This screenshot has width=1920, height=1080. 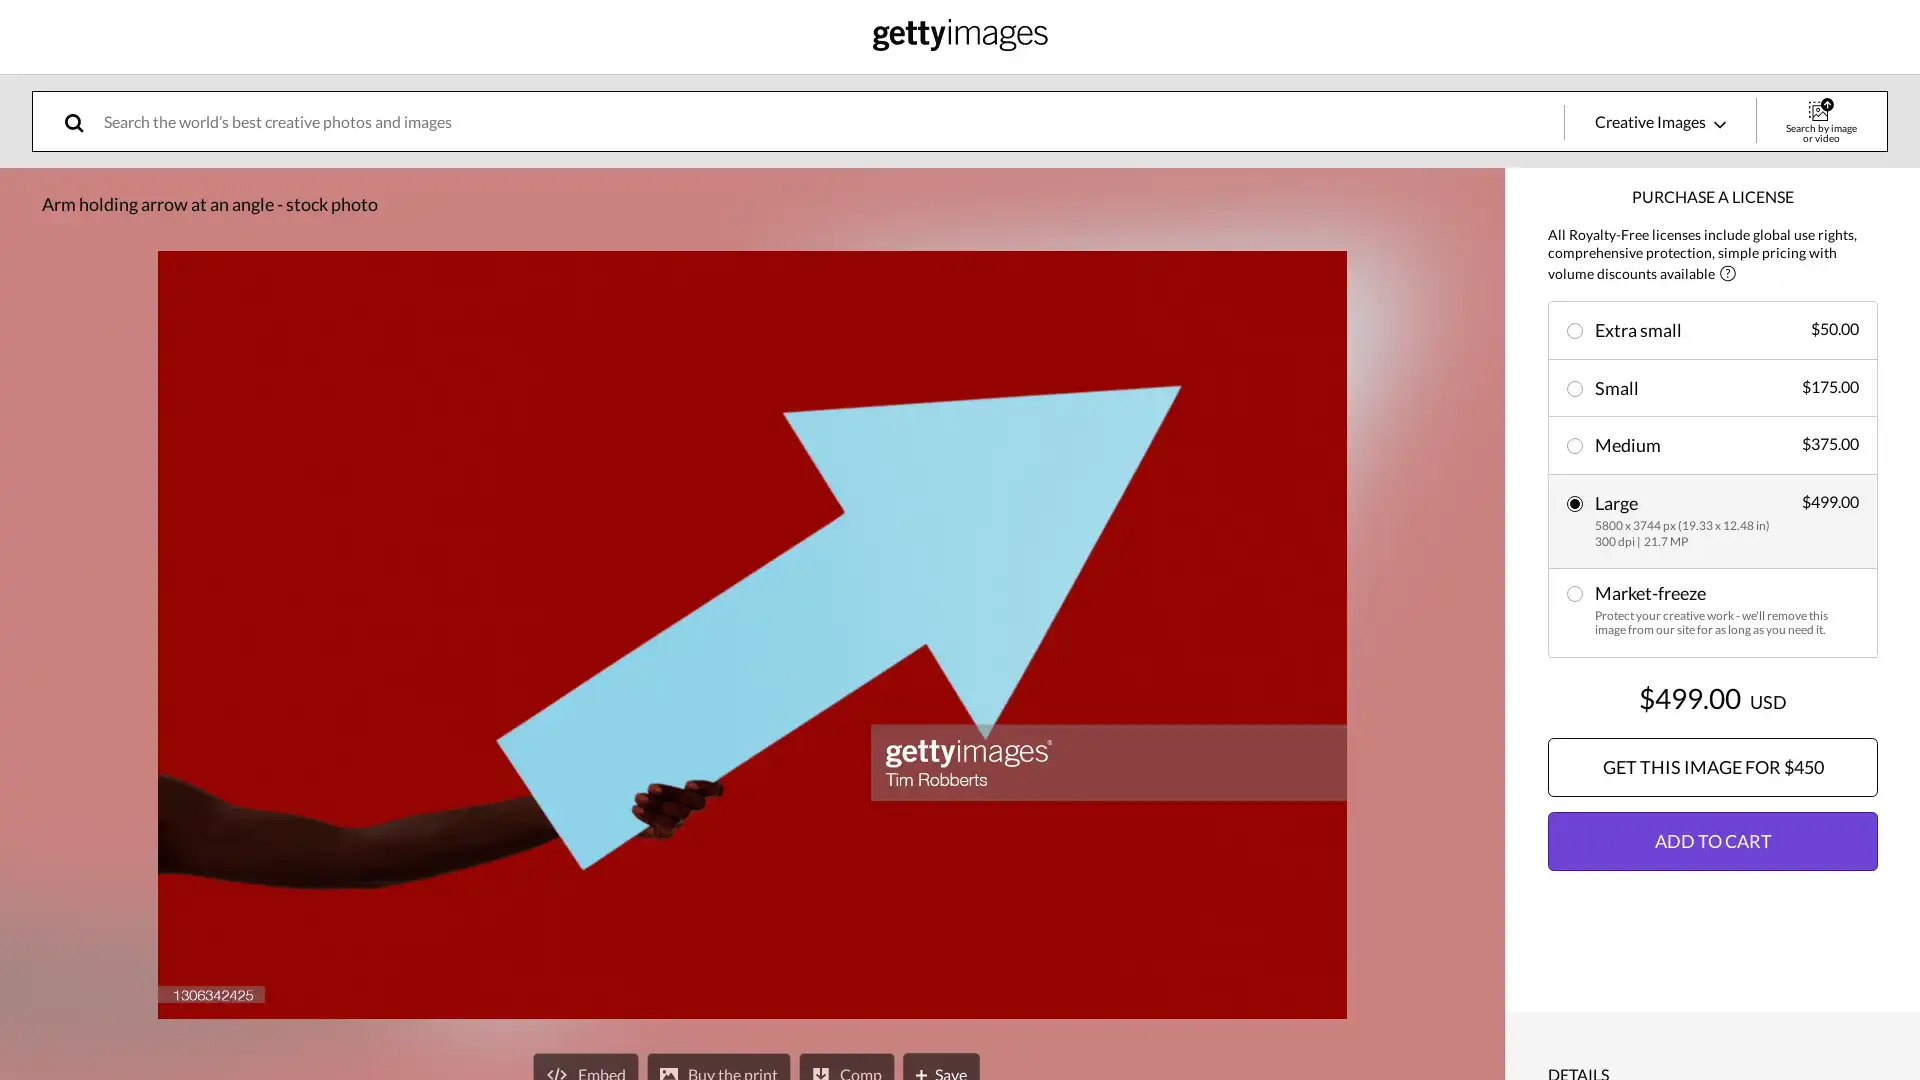 I want to click on Search by image or video, so click(x=1820, y=120).